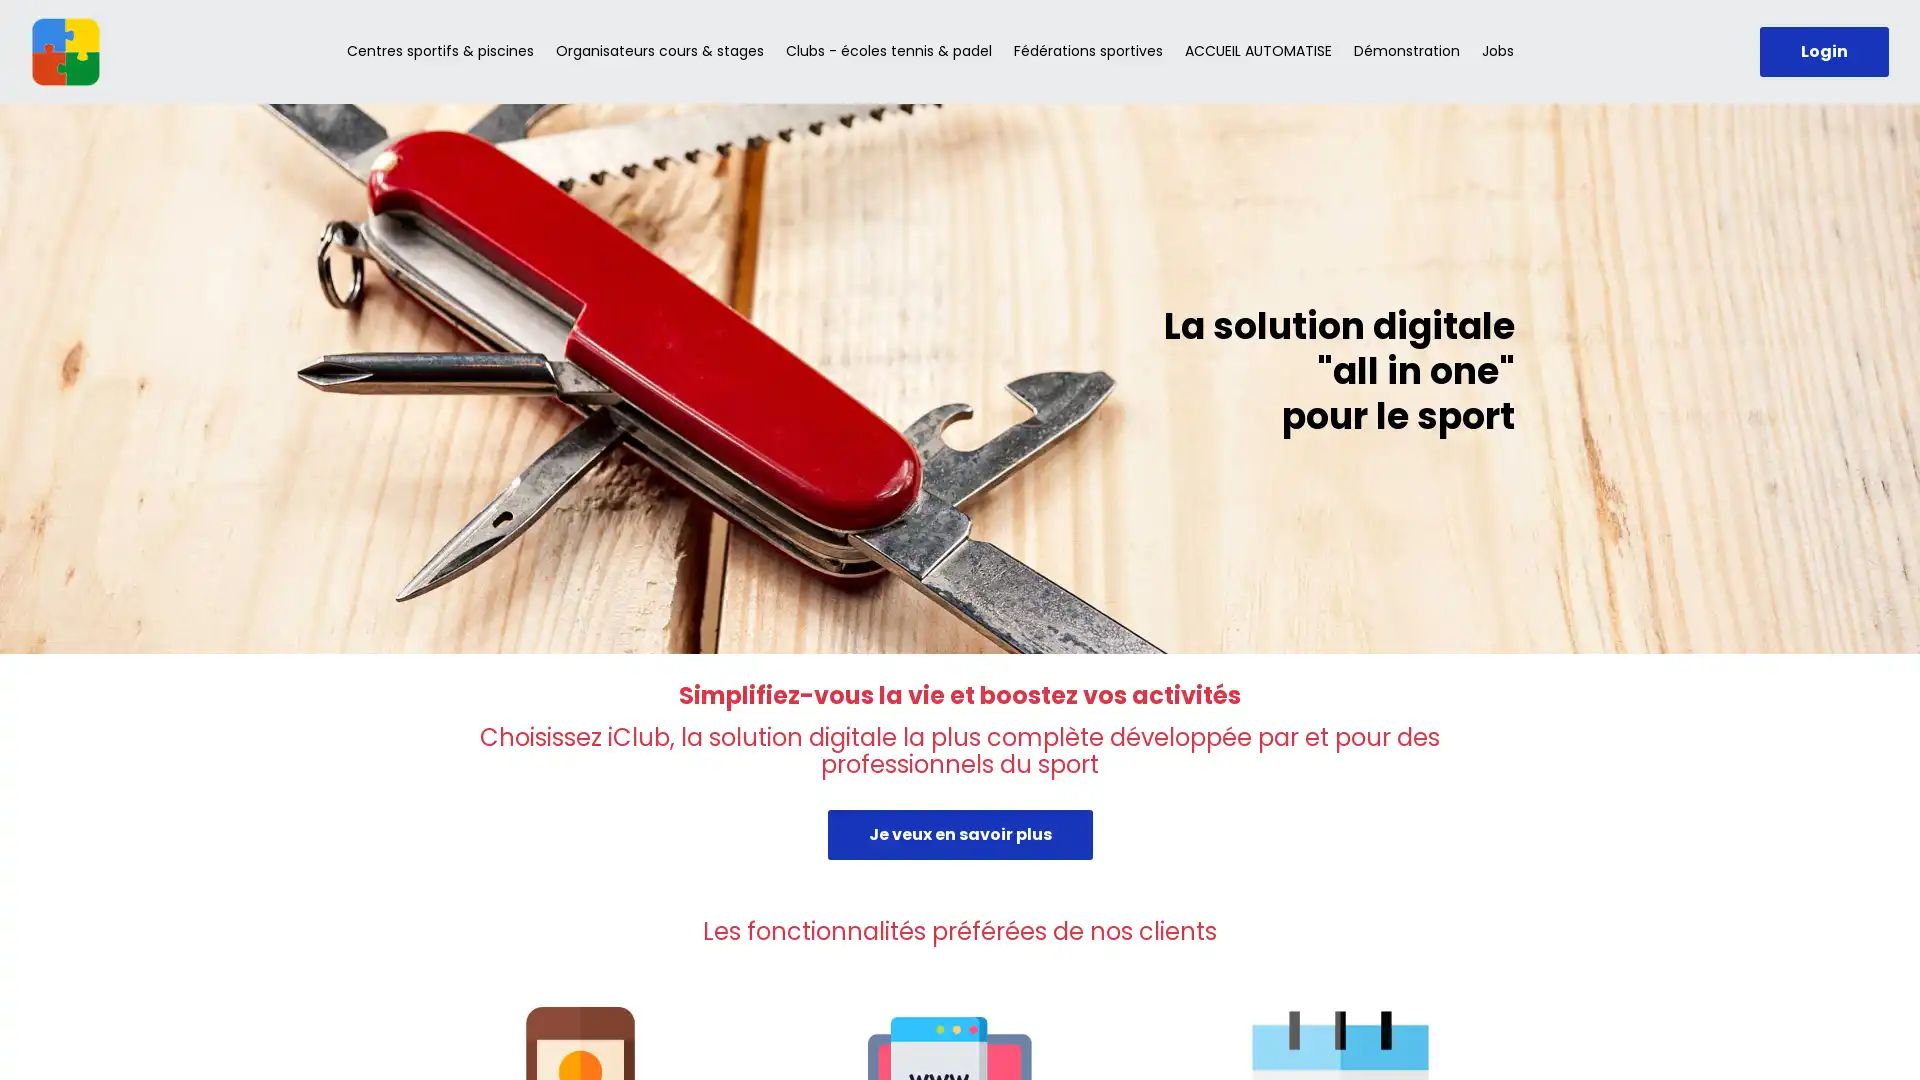 This screenshot has height=1080, width=1920. What do you see at coordinates (1256, 50) in the screenshot?
I see `ACCUEIL AUTOMATISE` at bounding box center [1256, 50].